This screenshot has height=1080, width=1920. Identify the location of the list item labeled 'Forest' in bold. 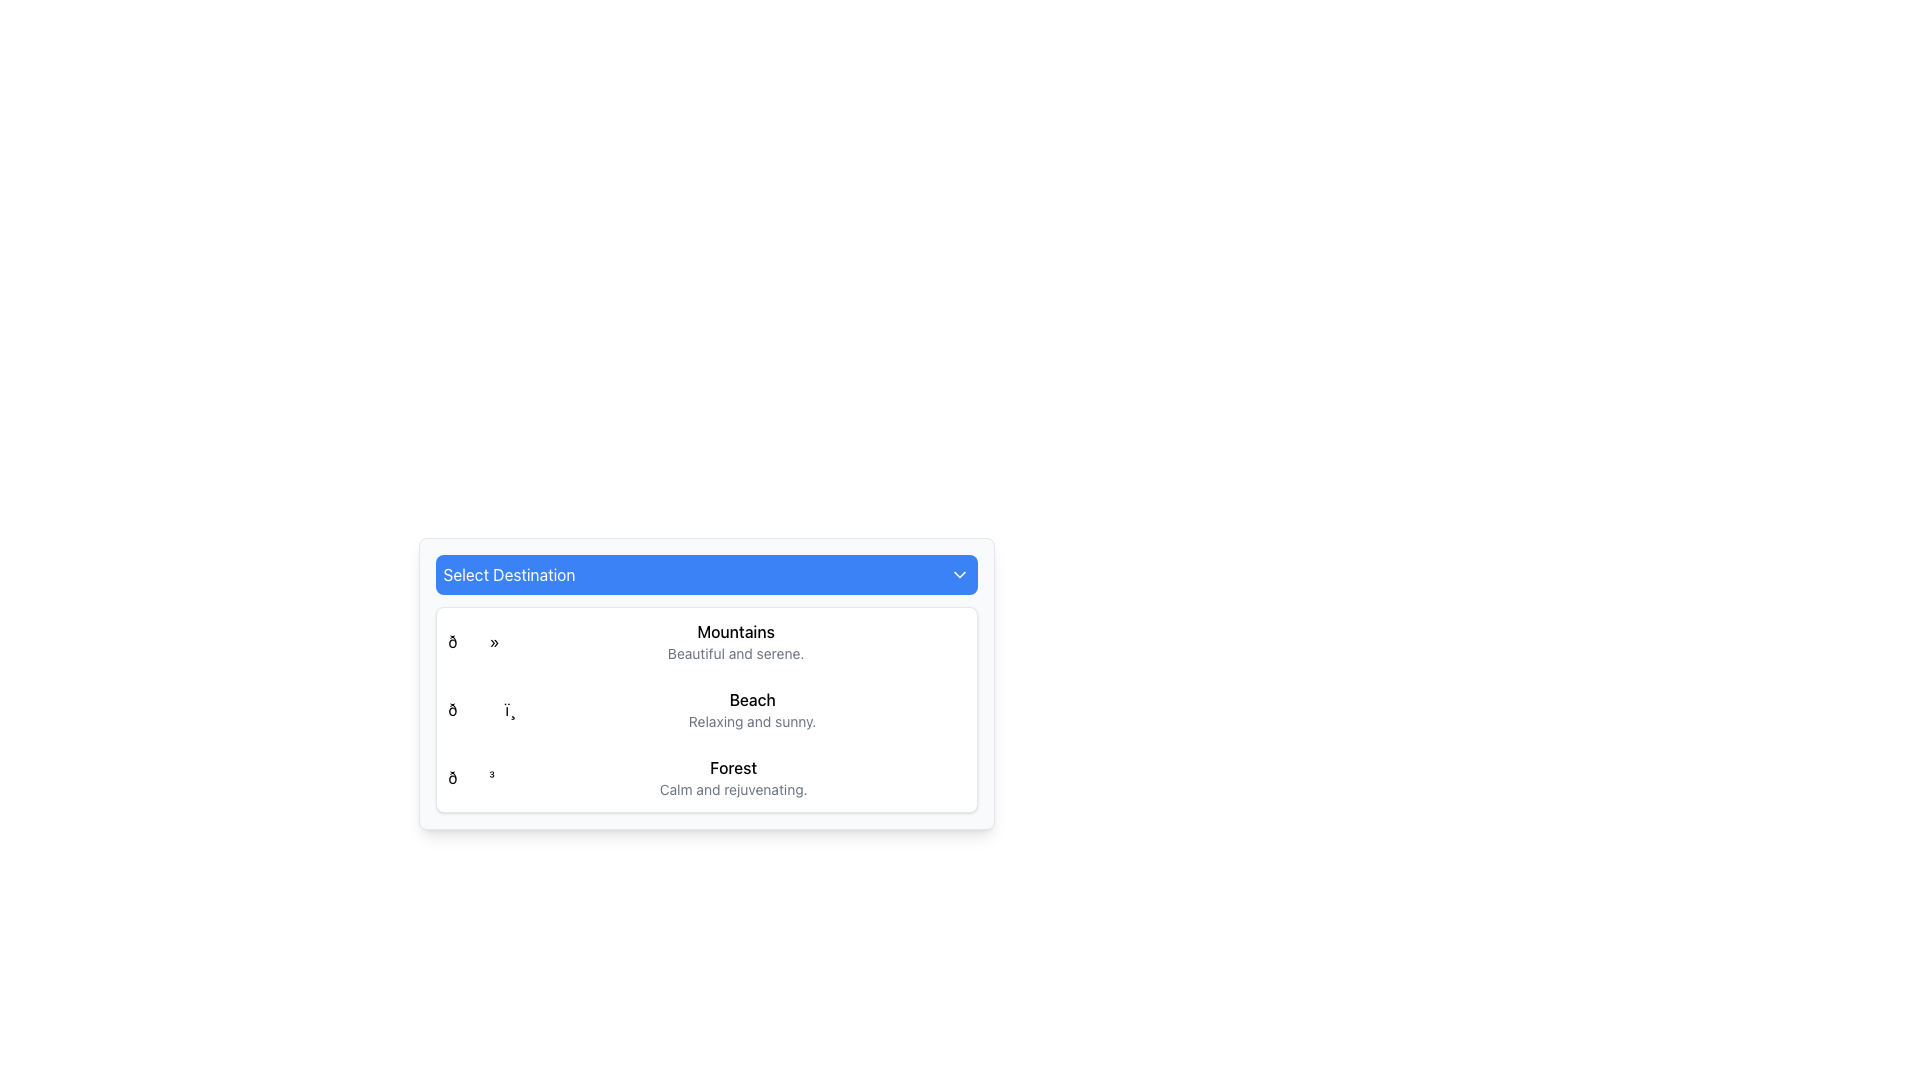
(732, 777).